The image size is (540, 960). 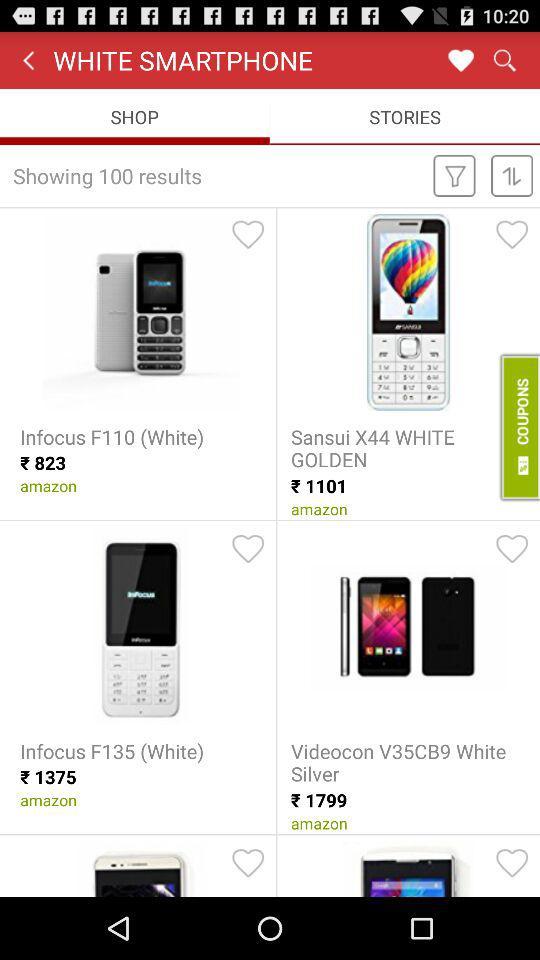 I want to click on favorites, so click(x=460, y=59).